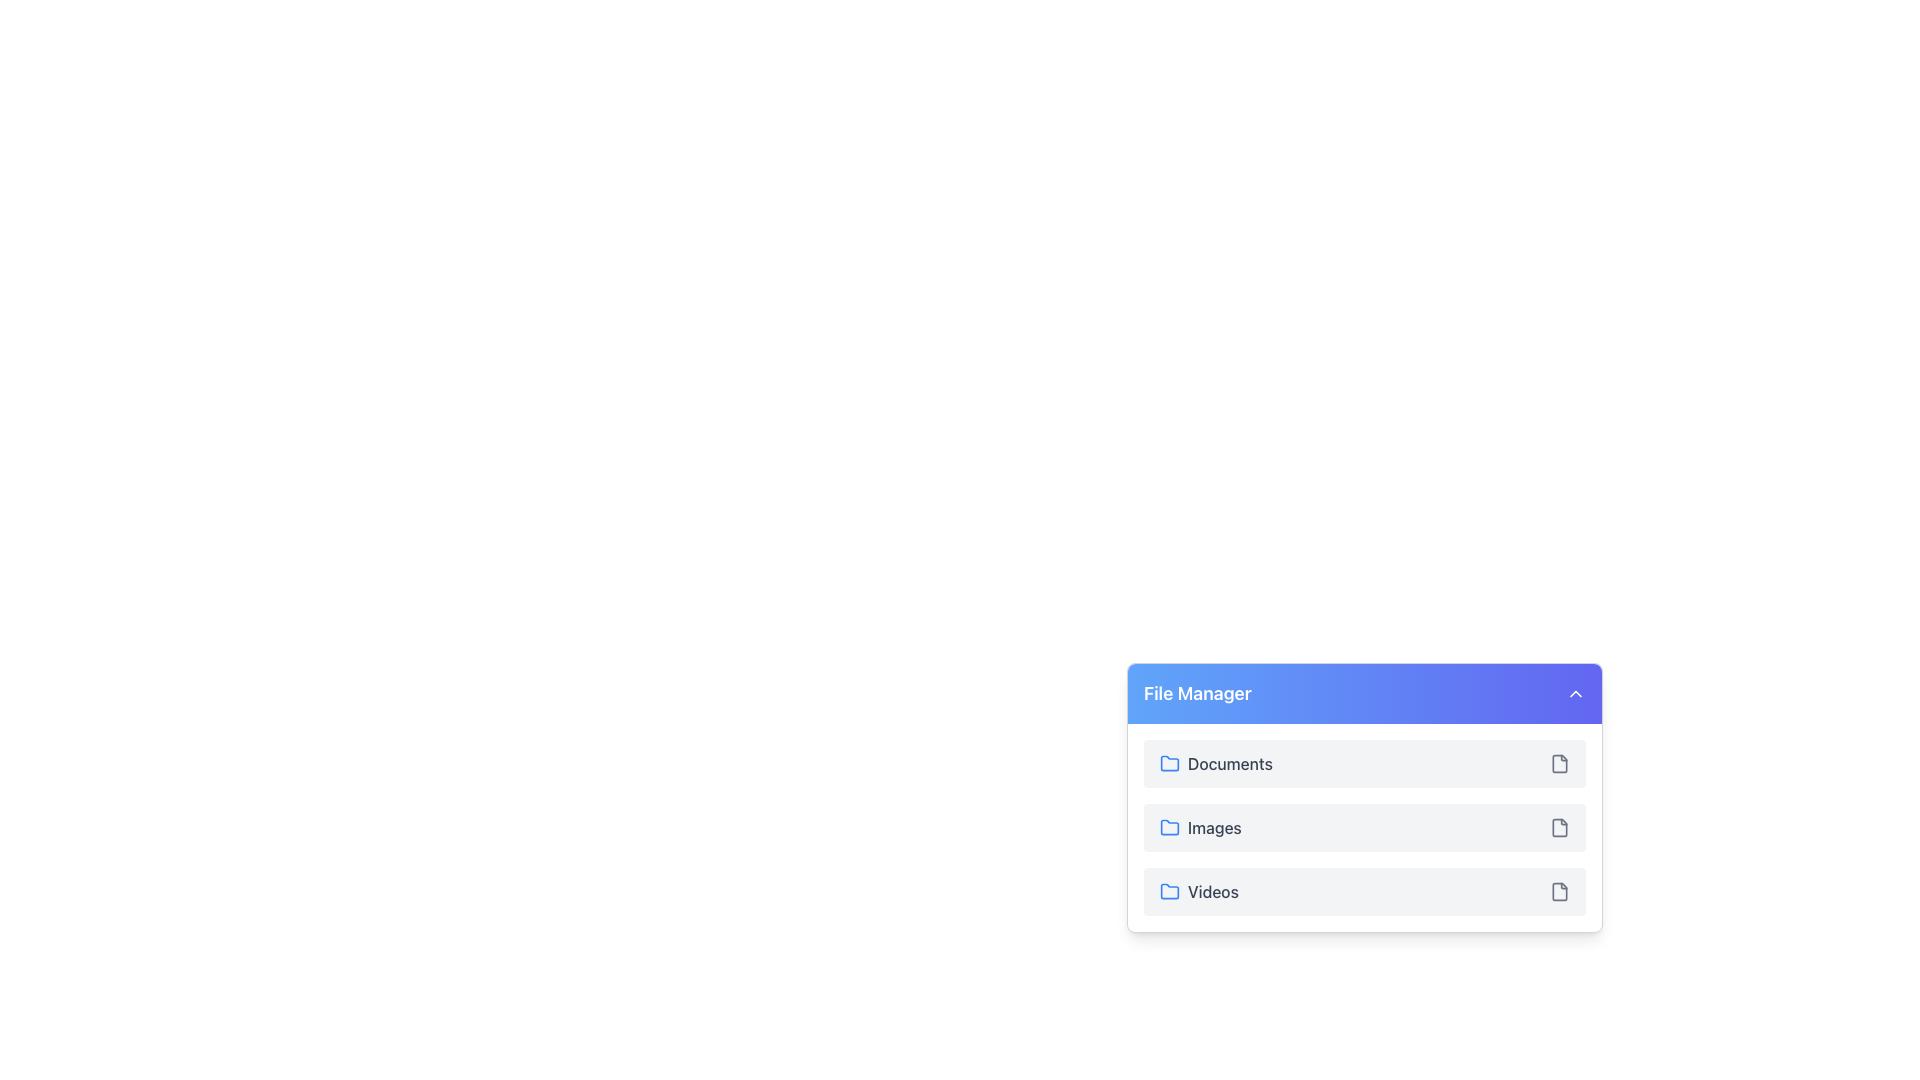  I want to click on the 'Documents' list item in the File Manager section, so click(1363, 763).